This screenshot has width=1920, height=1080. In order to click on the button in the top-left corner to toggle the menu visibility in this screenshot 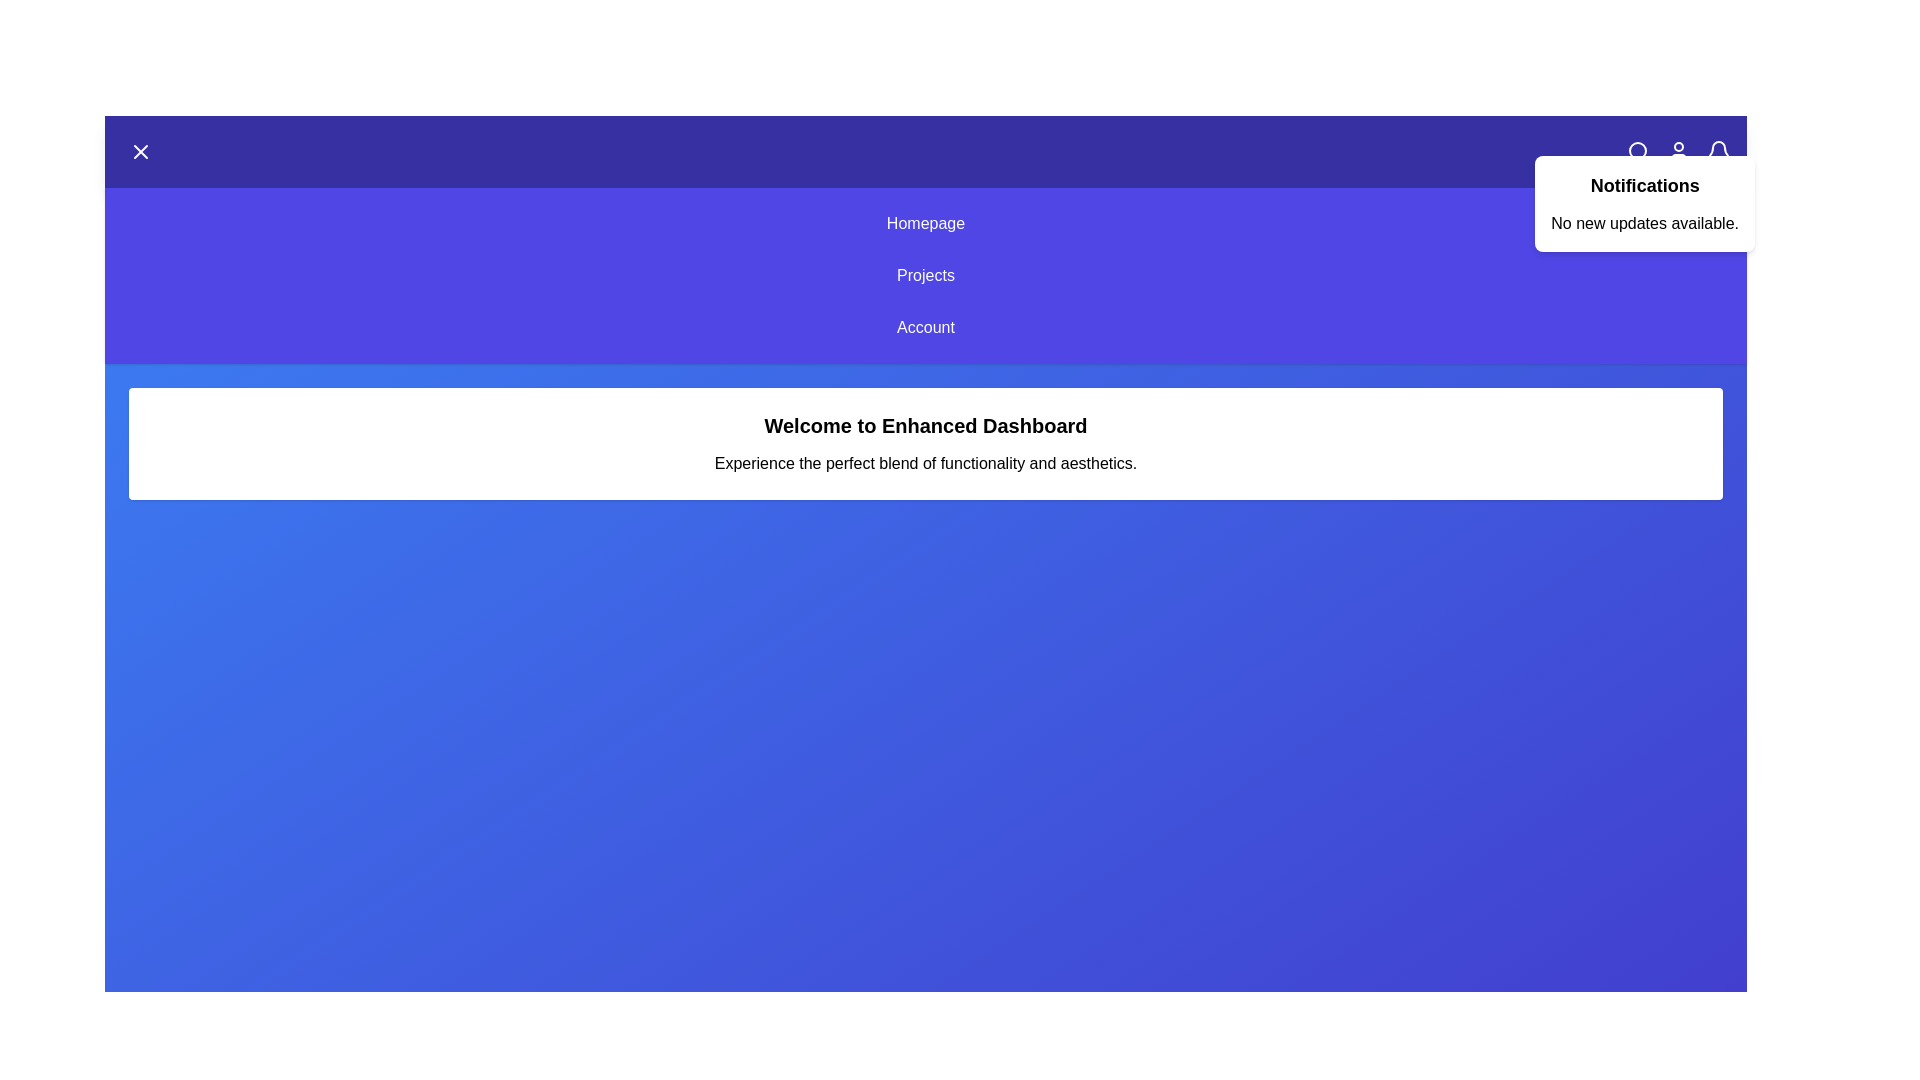, I will do `click(139, 150)`.